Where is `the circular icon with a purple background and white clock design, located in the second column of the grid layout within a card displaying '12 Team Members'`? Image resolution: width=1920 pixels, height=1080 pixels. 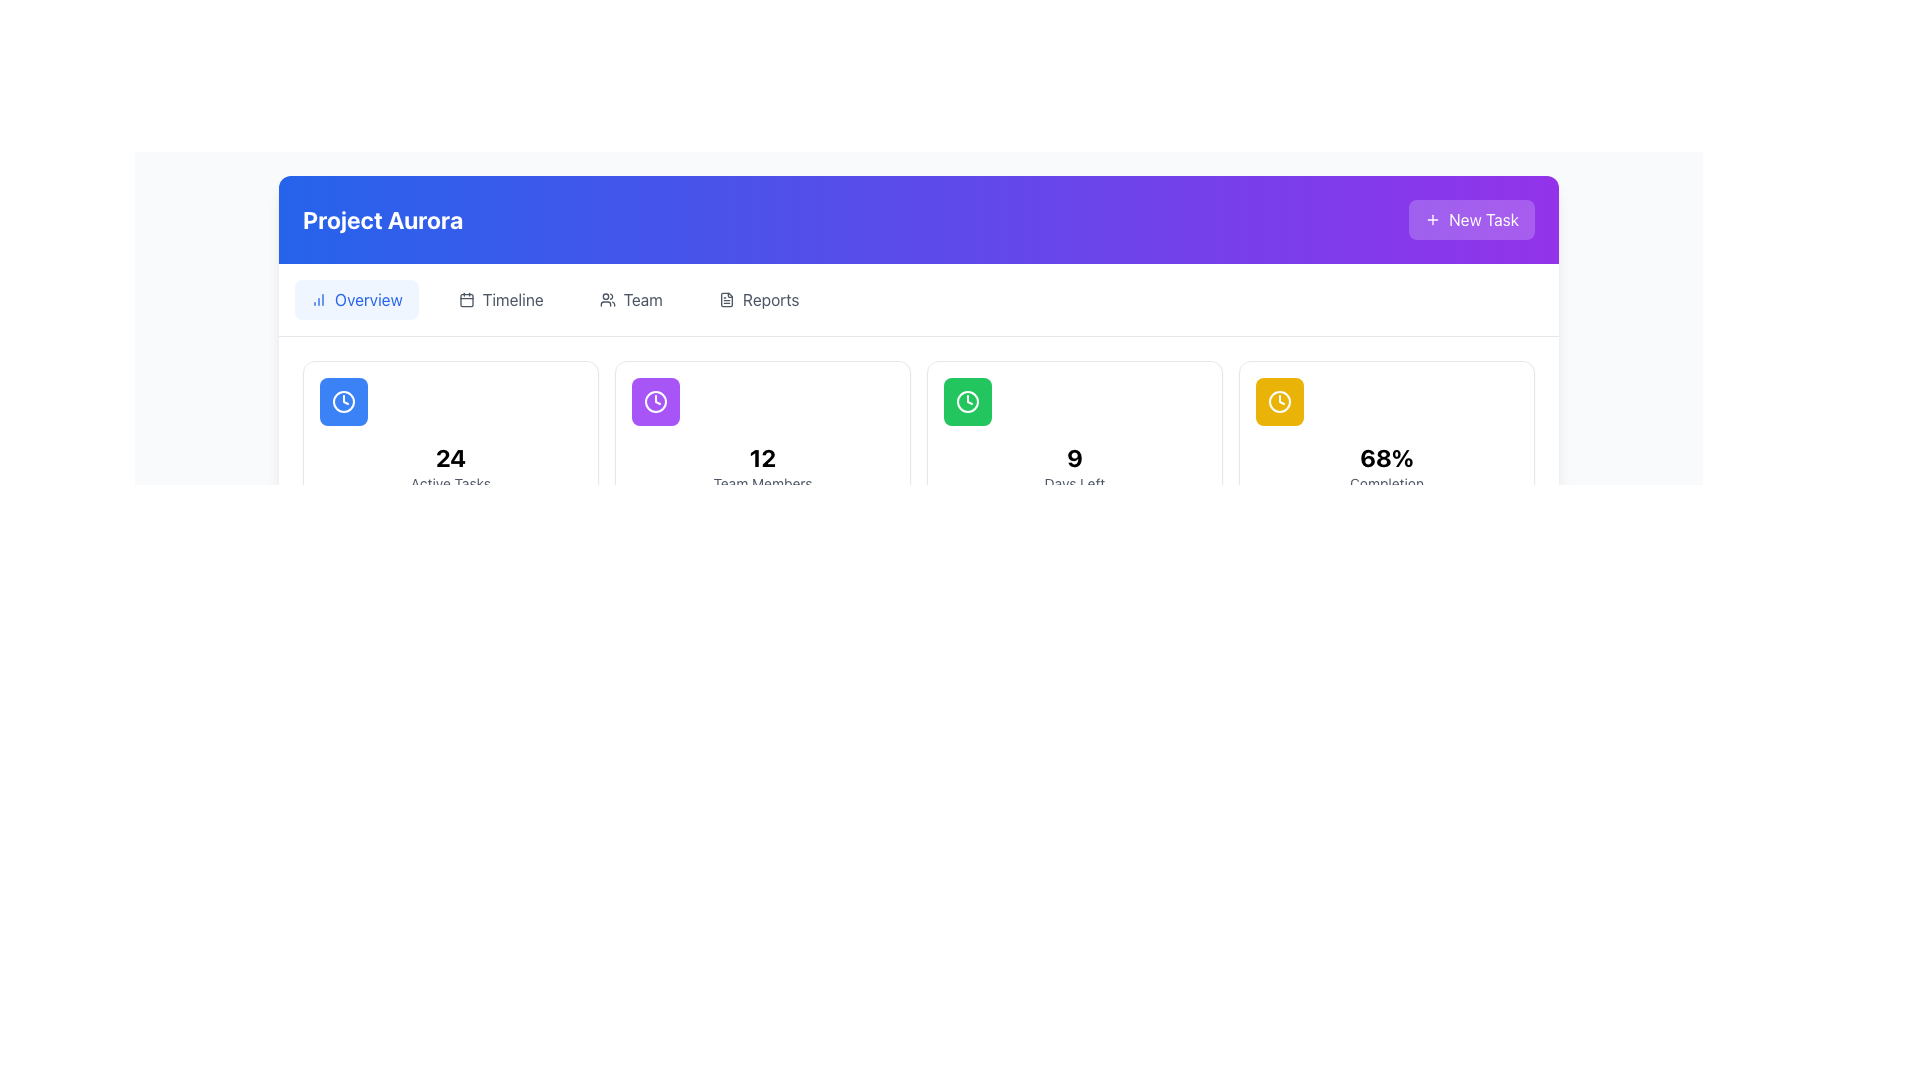
the circular icon with a purple background and white clock design, located in the second column of the grid layout within a card displaying '12 Team Members' is located at coordinates (656, 401).